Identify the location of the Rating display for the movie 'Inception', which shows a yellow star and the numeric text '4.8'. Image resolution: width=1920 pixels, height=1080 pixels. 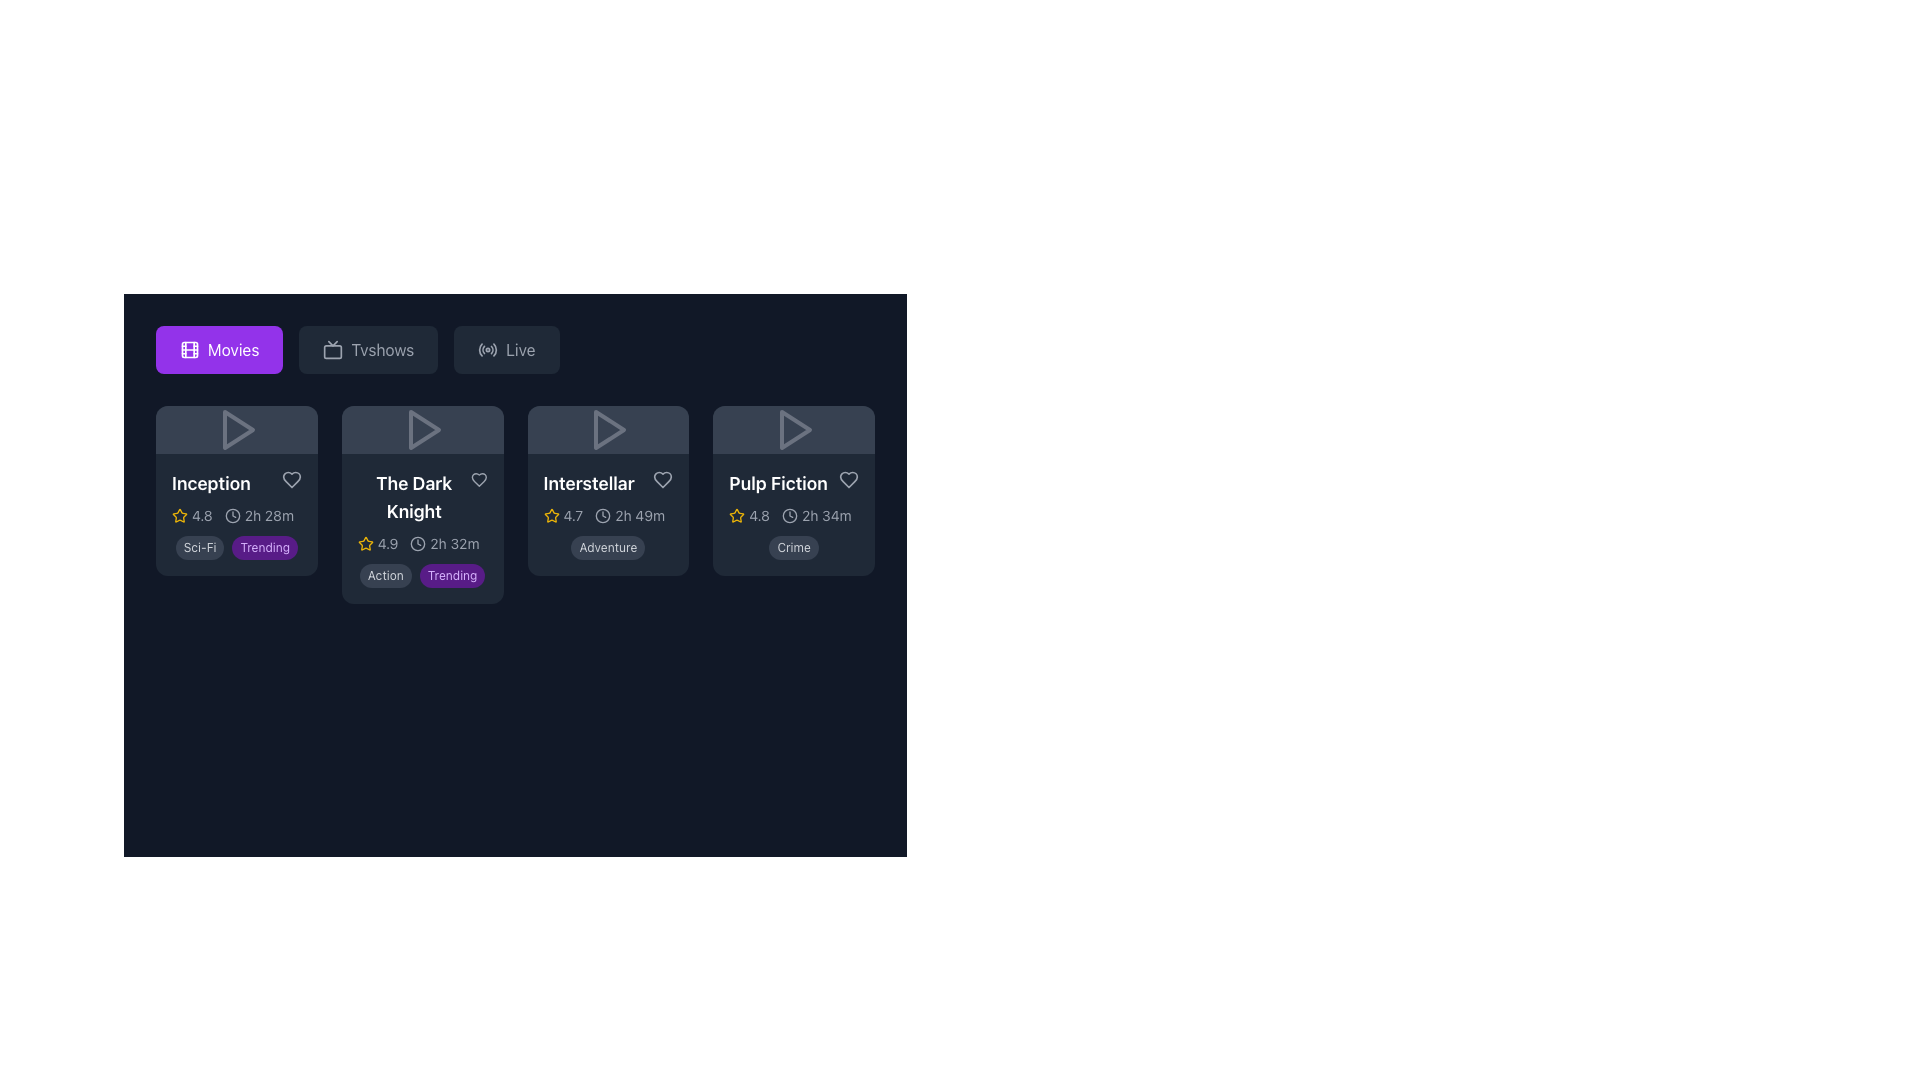
(192, 515).